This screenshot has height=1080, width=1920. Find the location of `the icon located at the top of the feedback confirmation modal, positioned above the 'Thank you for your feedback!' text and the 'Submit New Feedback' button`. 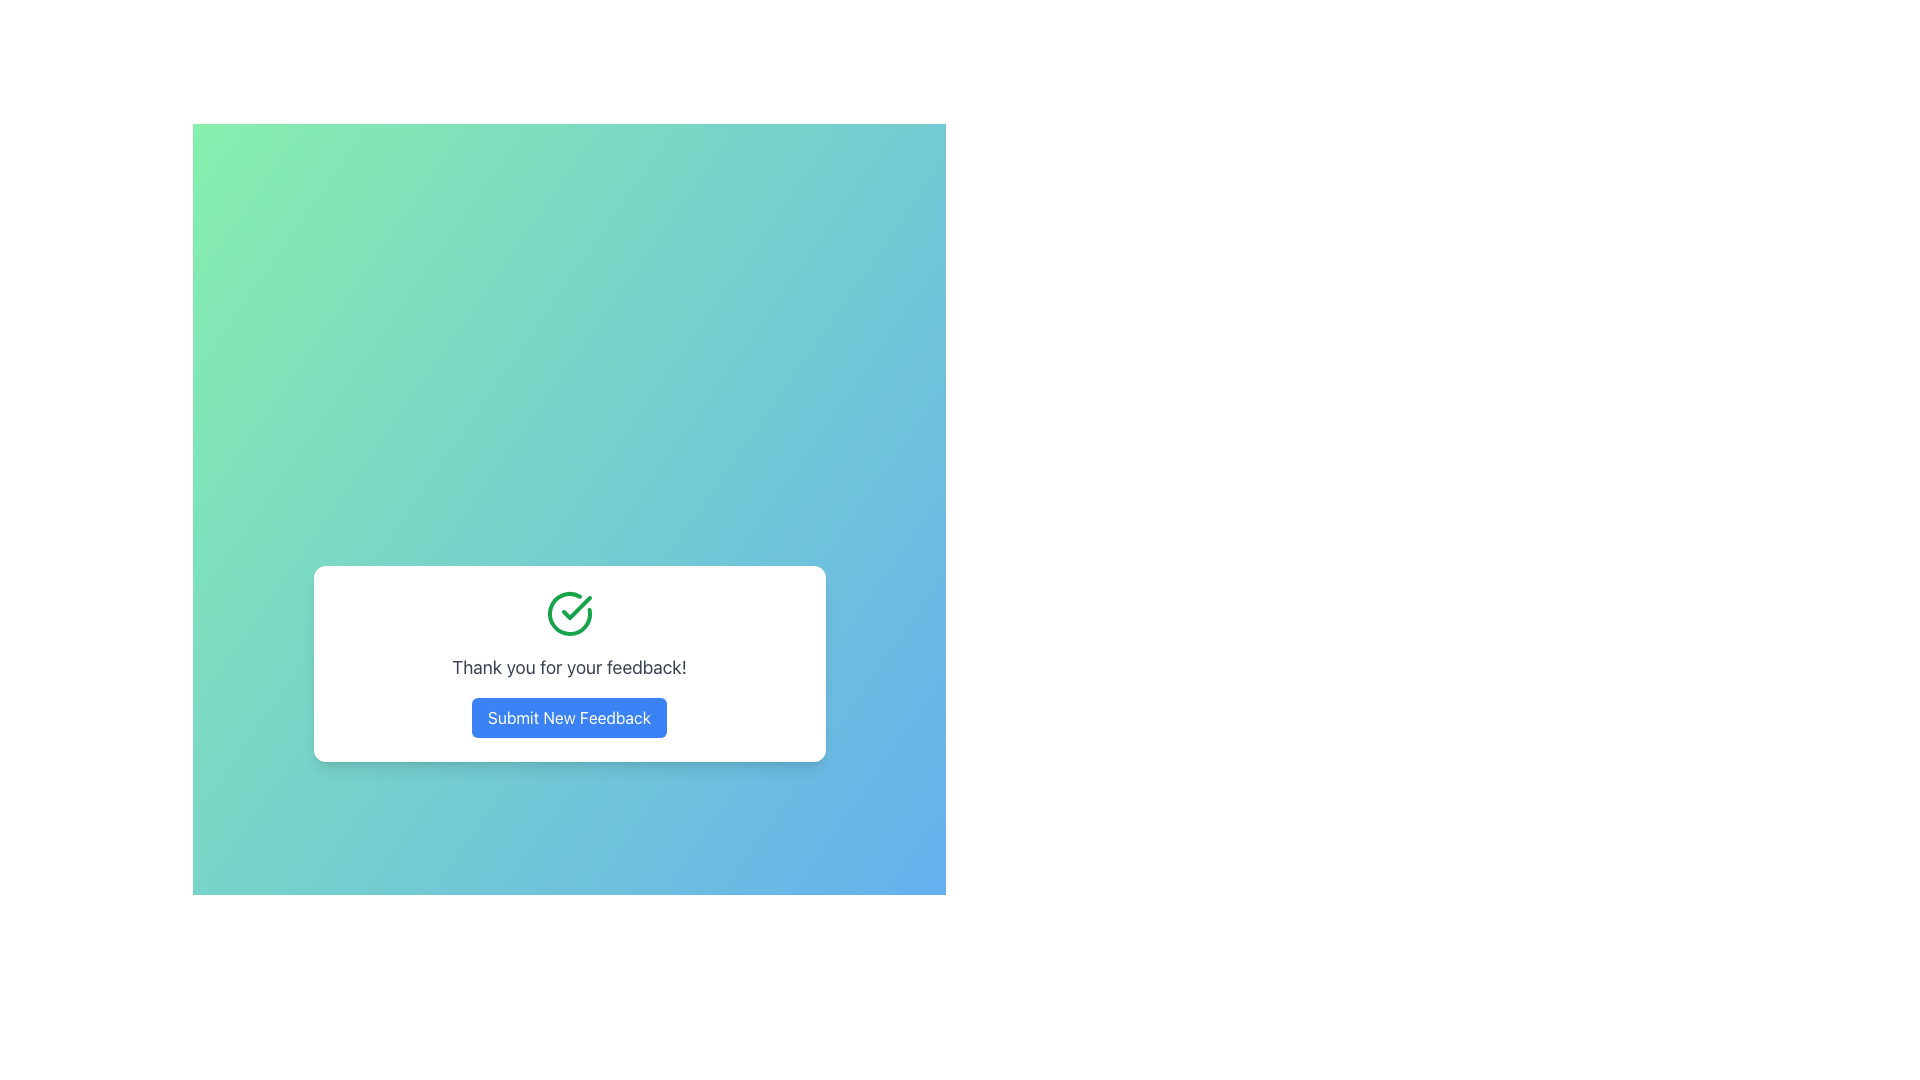

the icon located at the top of the feedback confirmation modal, positioned above the 'Thank you for your feedback!' text and the 'Submit New Feedback' button is located at coordinates (568, 612).